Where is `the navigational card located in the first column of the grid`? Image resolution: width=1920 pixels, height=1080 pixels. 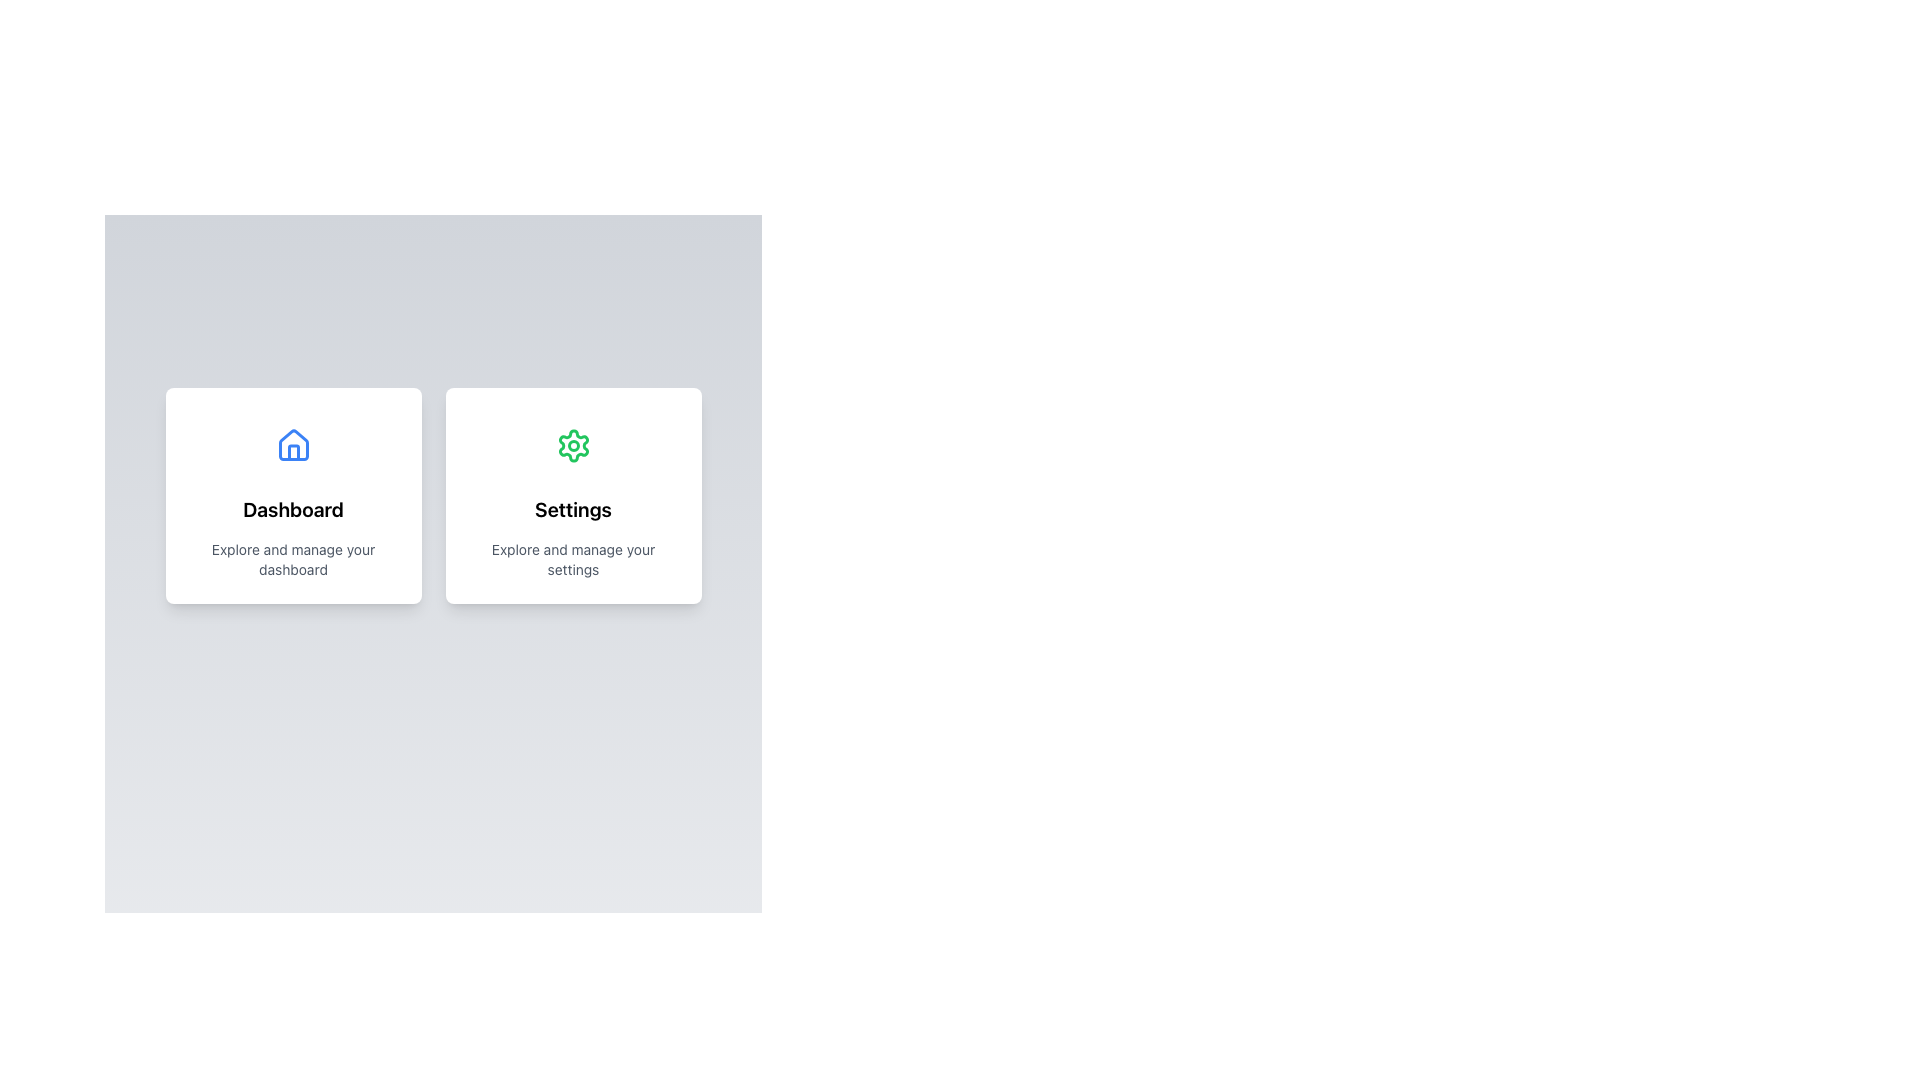 the navigational card located in the first column of the grid is located at coordinates (292, 495).